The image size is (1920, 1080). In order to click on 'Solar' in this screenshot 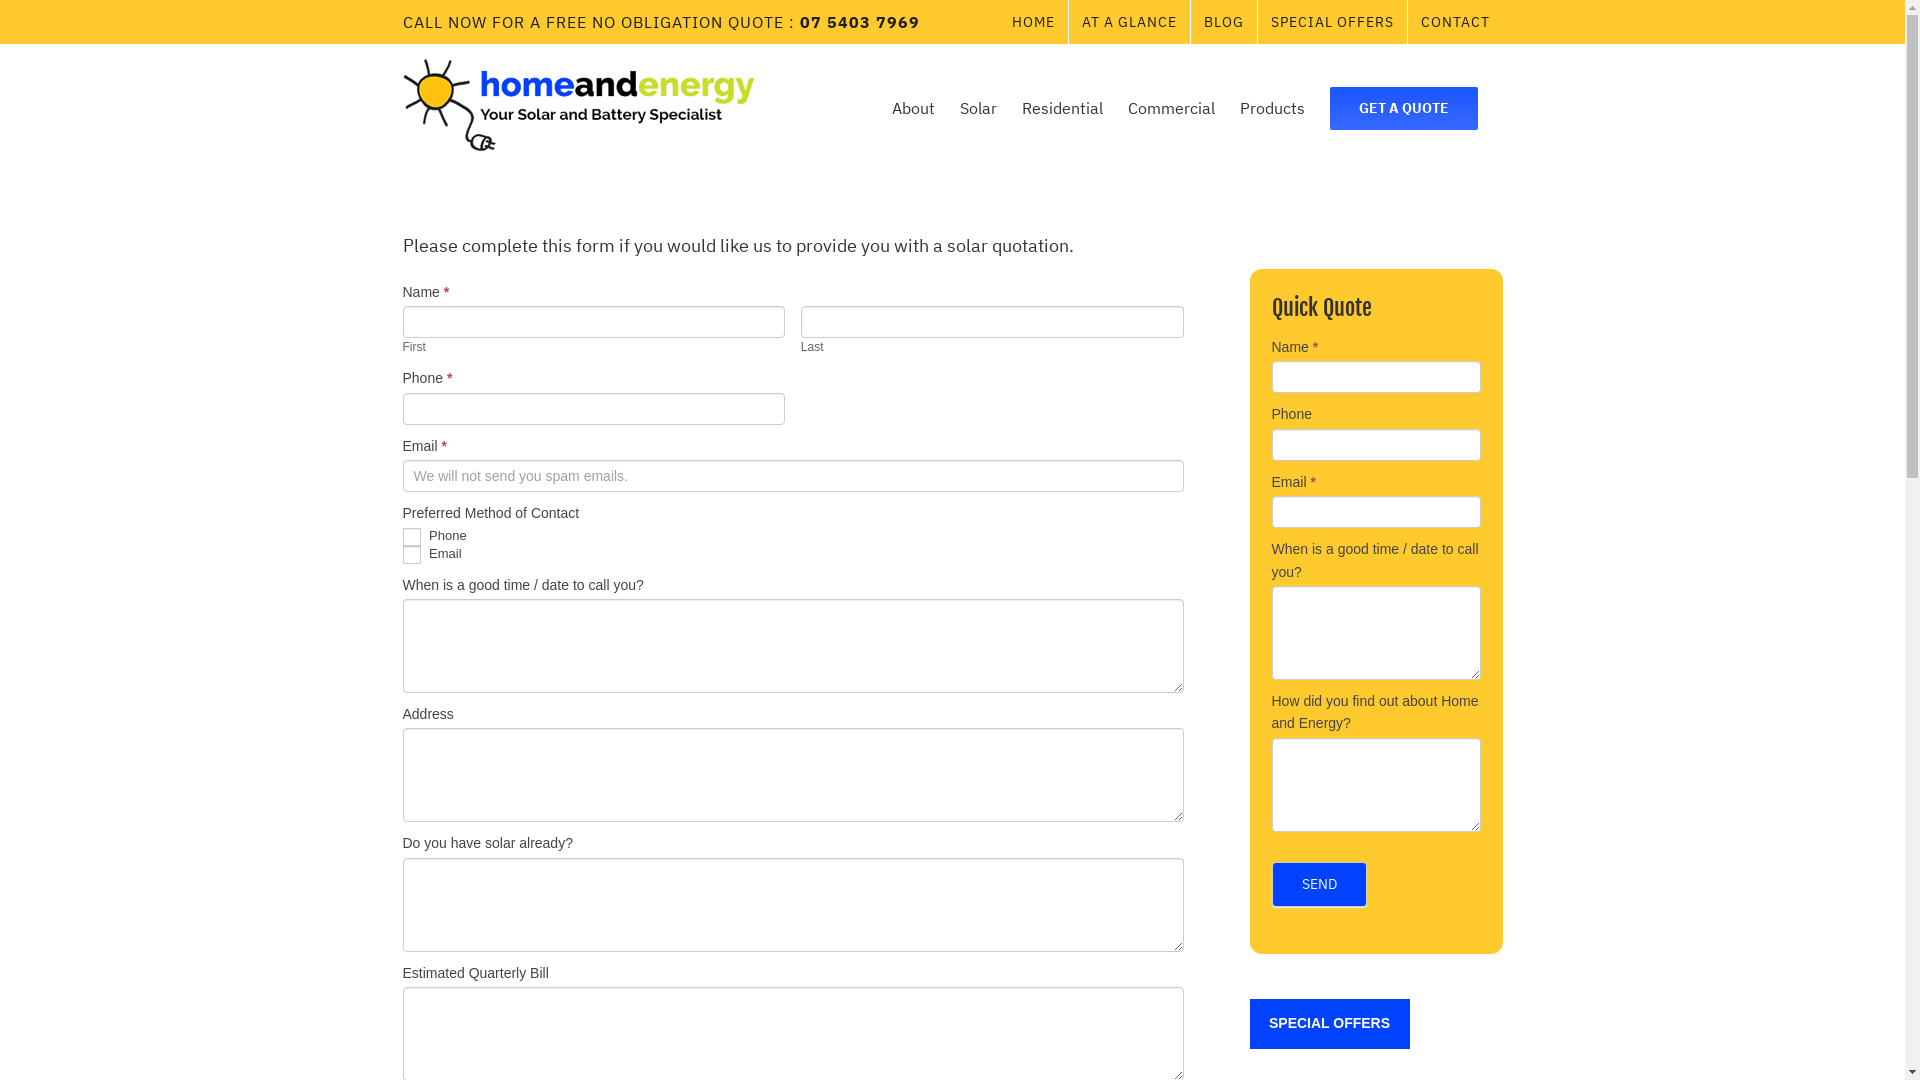, I will do `click(978, 108)`.